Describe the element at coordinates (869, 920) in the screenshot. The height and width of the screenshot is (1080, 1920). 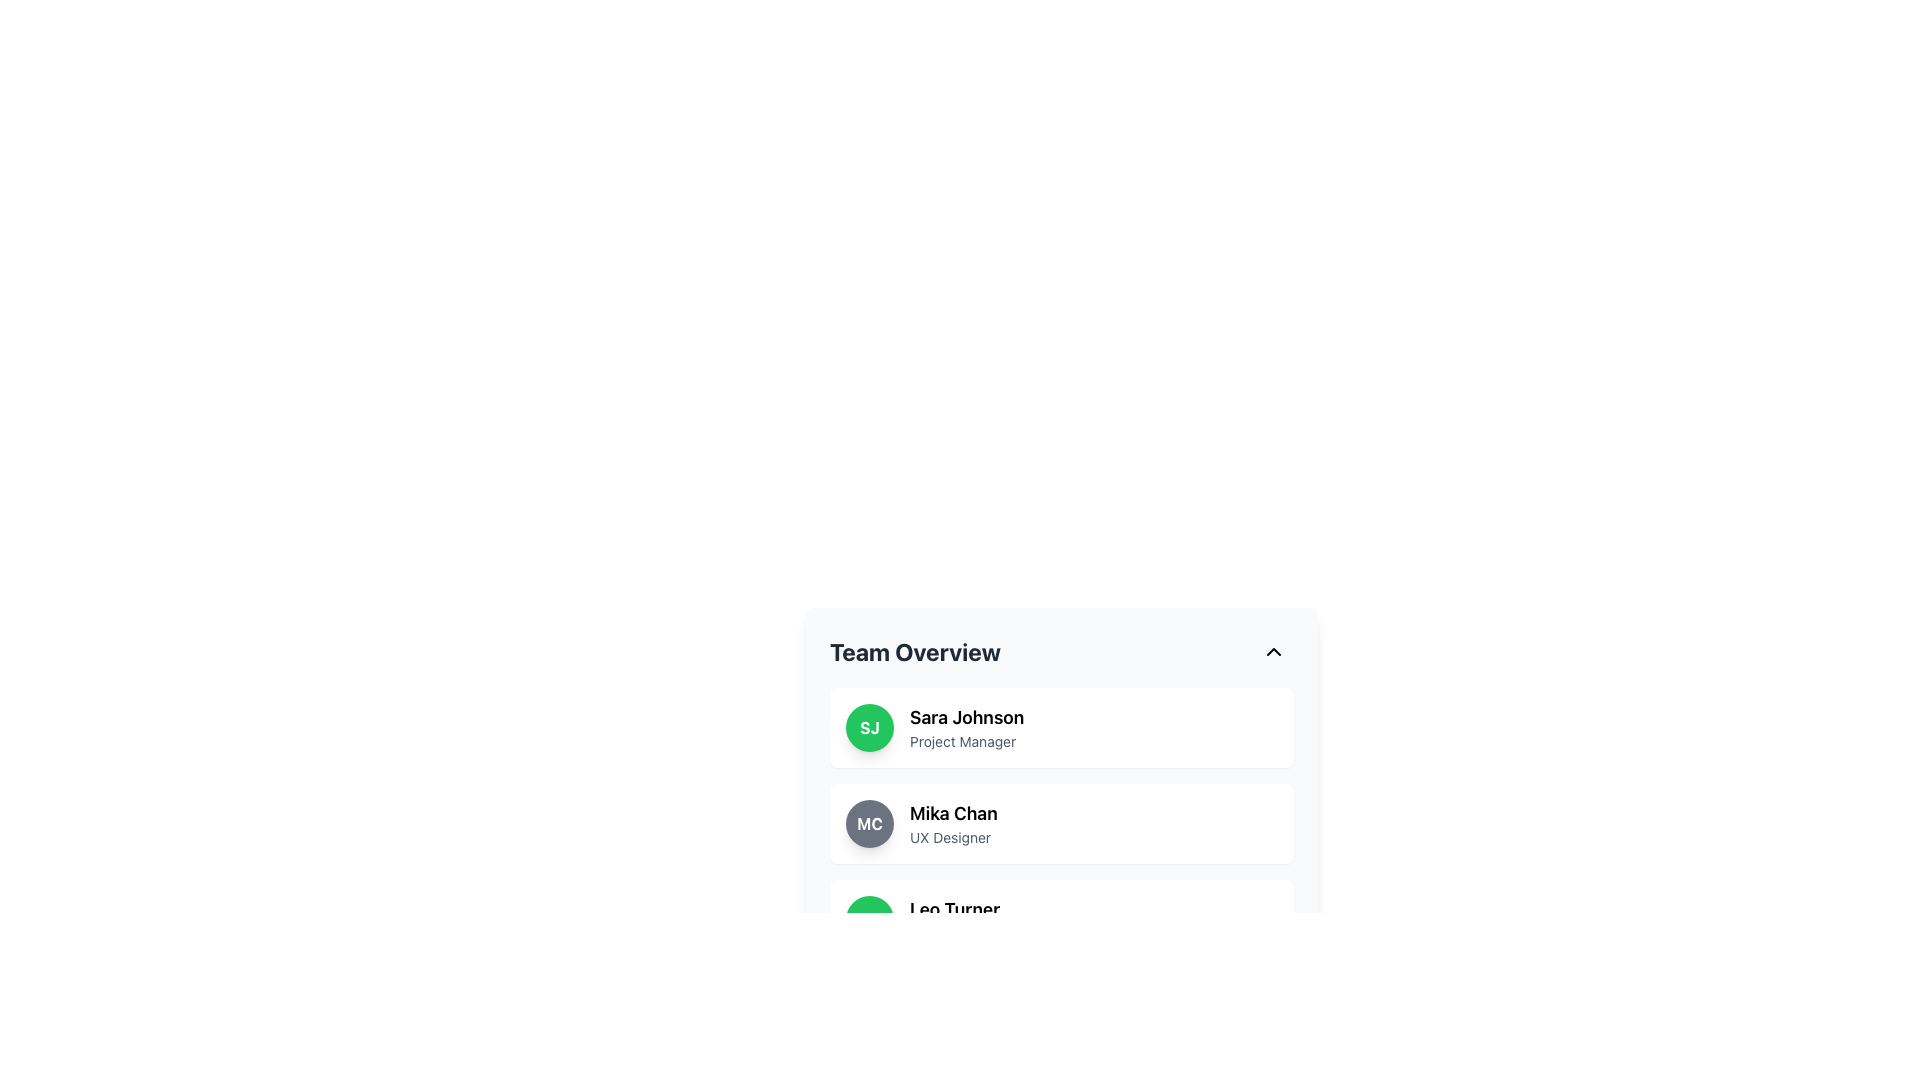
I see `the circular Profile Badge with green background and initials 'LT' in bold white letters, located in the third user card of the 'Team Overview' section, next to 'Leo Turner' and 'Developer'` at that location.